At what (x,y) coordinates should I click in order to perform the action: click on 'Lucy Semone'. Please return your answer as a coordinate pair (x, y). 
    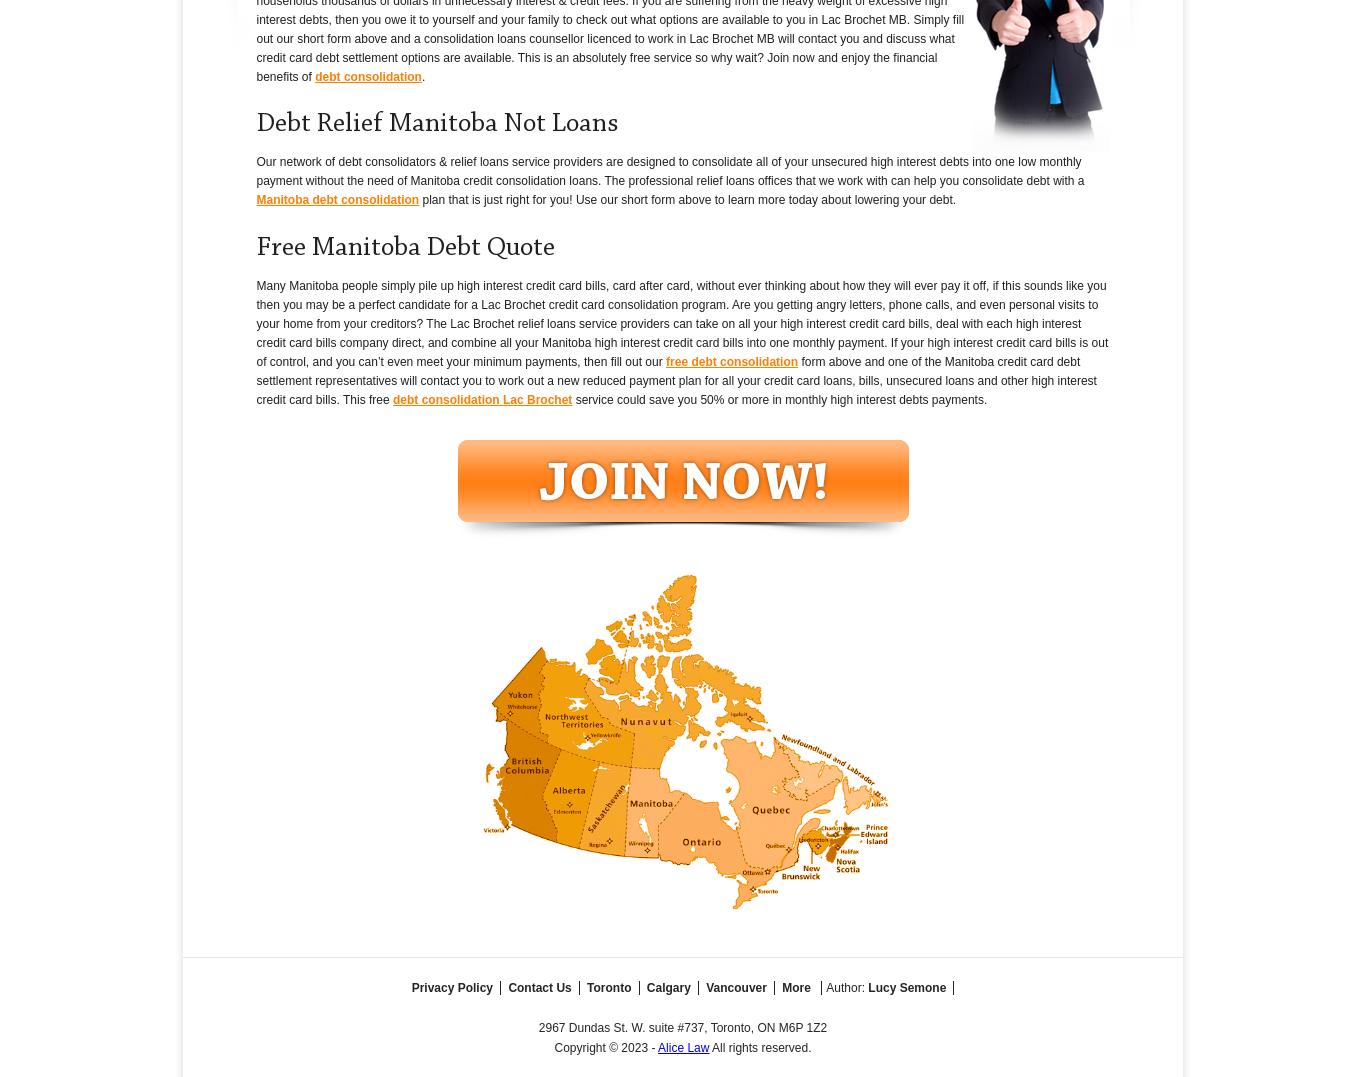
    Looking at the image, I should click on (866, 986).